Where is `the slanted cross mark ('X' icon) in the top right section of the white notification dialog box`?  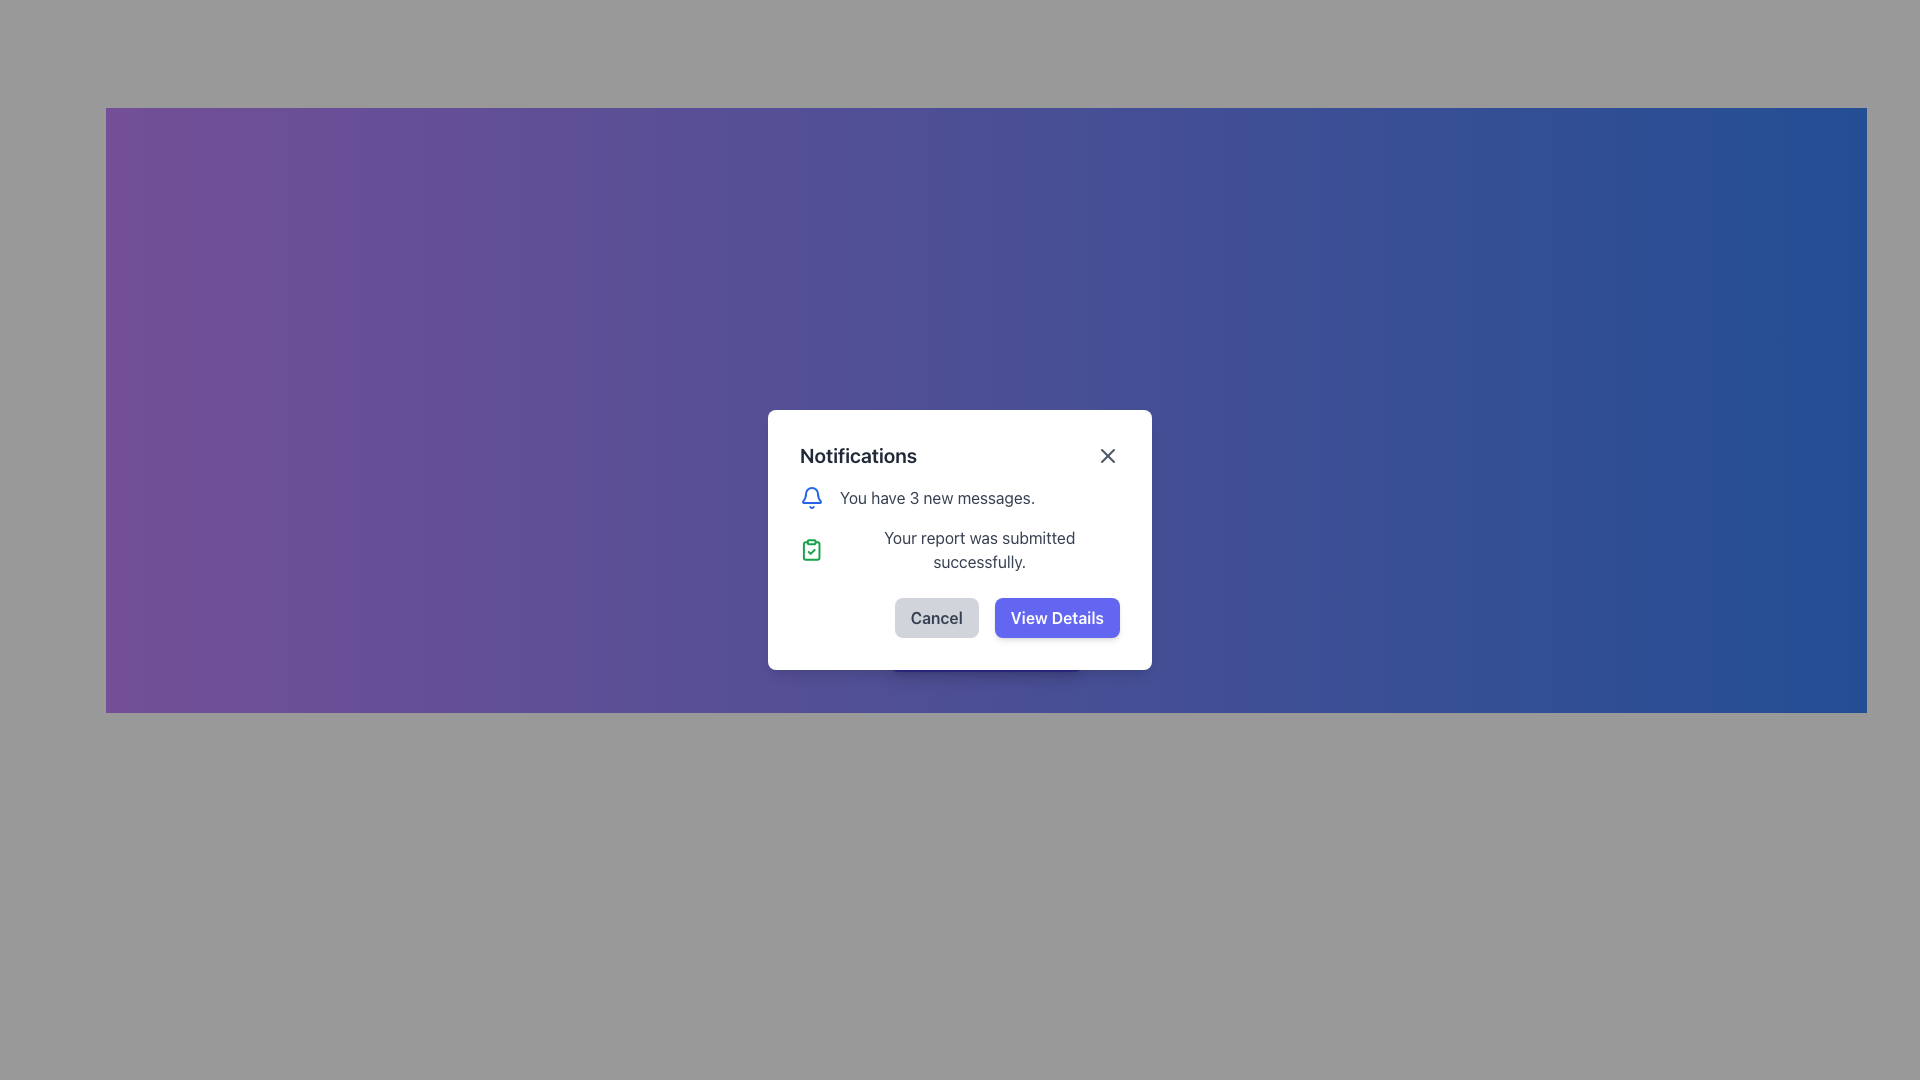 the slanted cross mark ('X' icon) in the top right section of the white notification dialog box is located at coordinates (1107, 455).